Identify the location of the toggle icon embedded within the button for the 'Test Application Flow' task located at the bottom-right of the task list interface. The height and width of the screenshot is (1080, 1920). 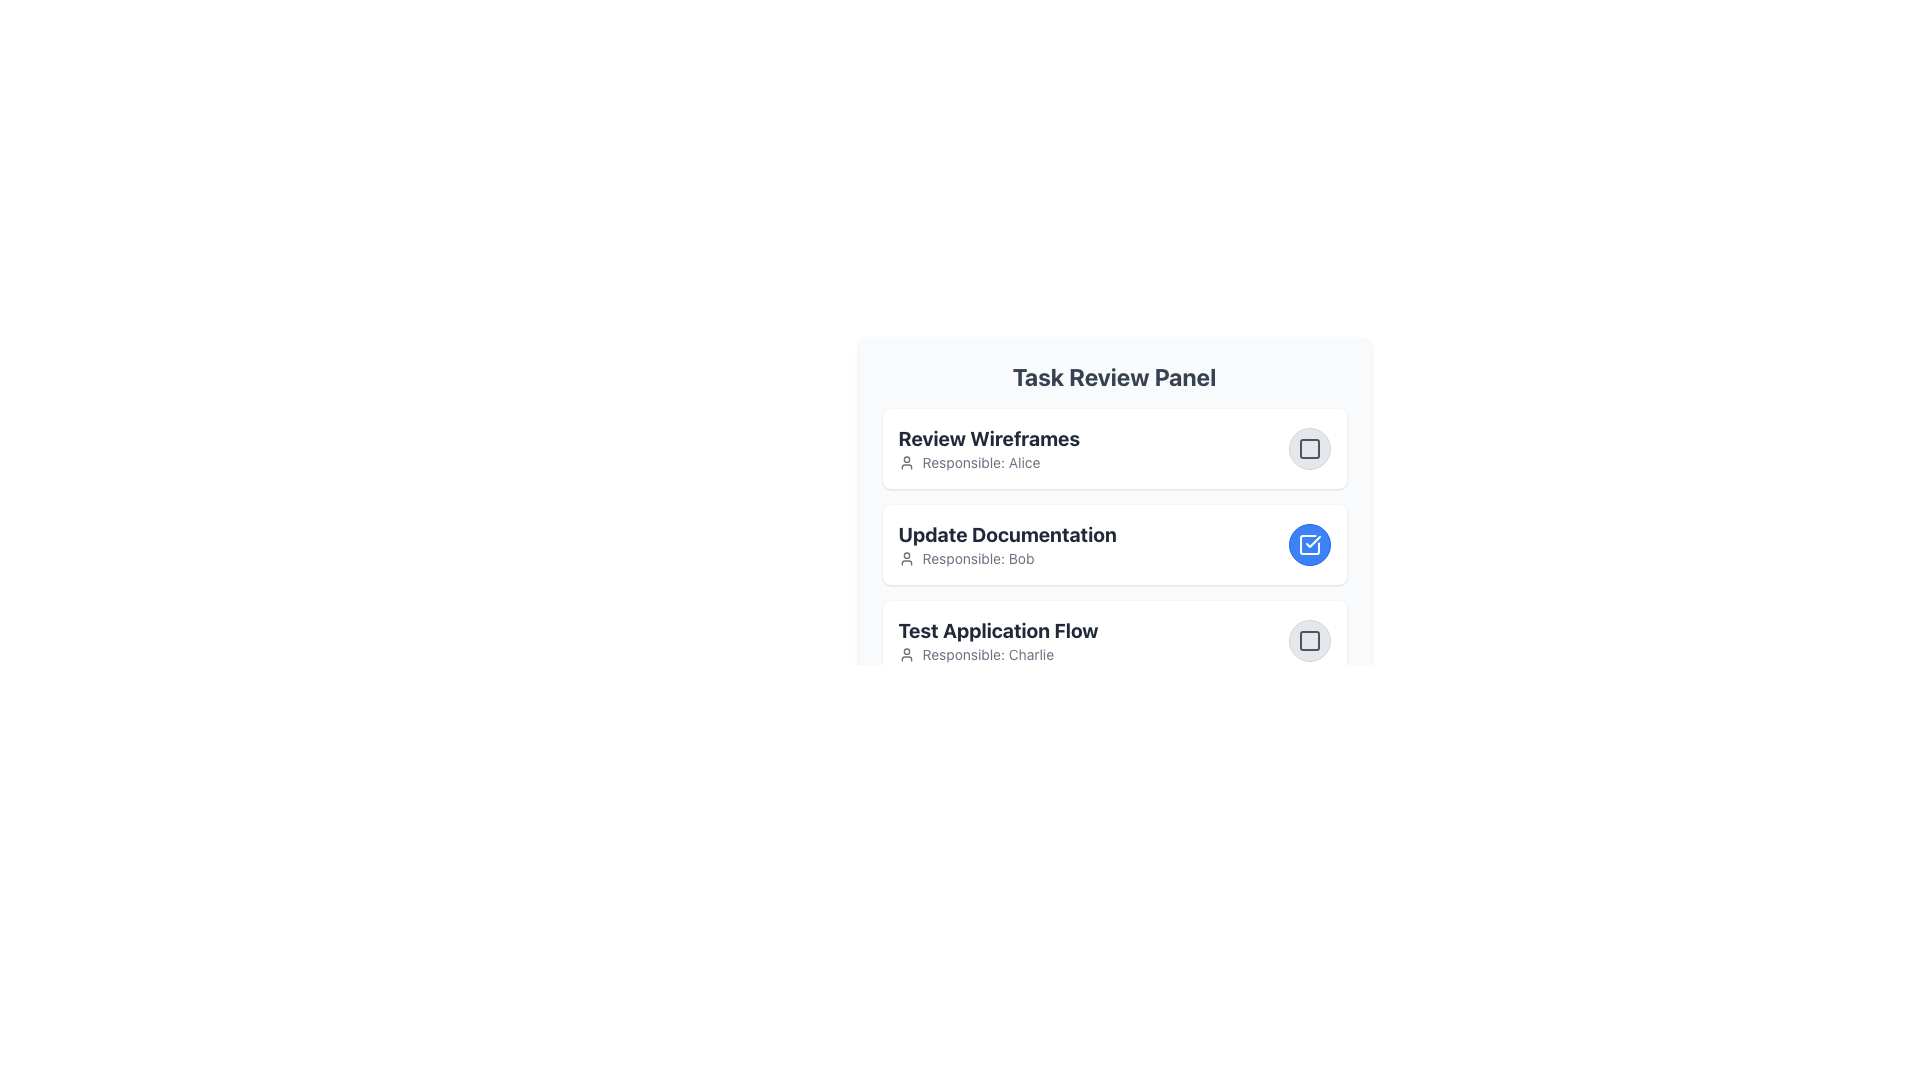
(1309, 640).